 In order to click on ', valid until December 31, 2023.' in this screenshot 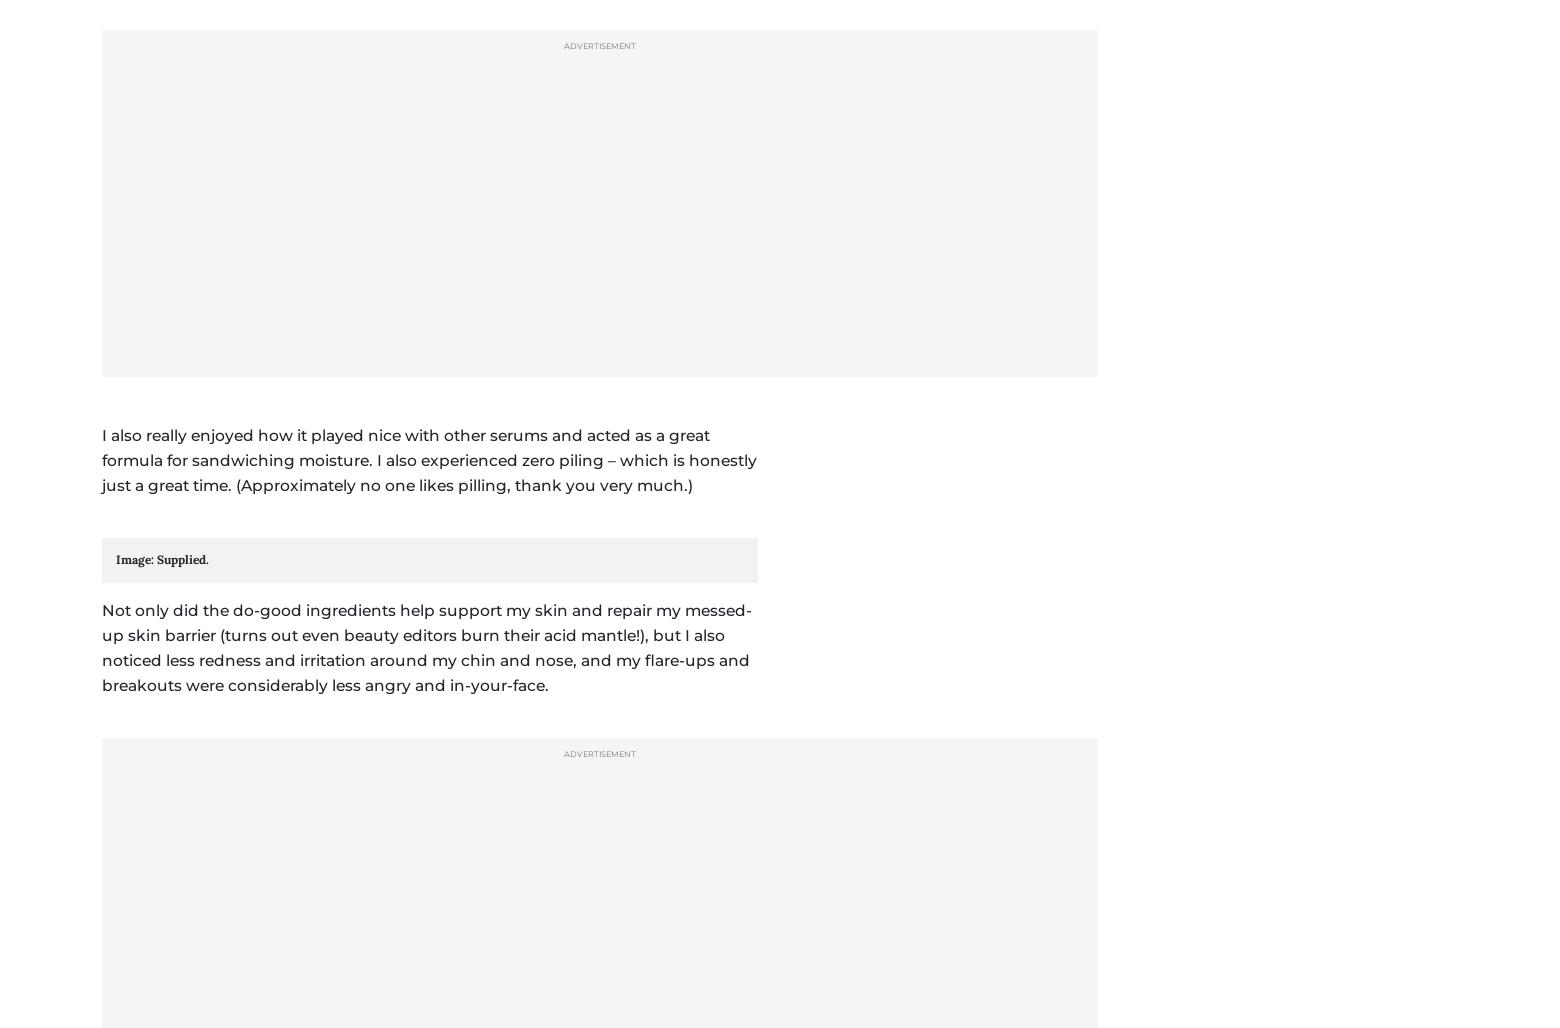, I will do `click(414, 221)`.